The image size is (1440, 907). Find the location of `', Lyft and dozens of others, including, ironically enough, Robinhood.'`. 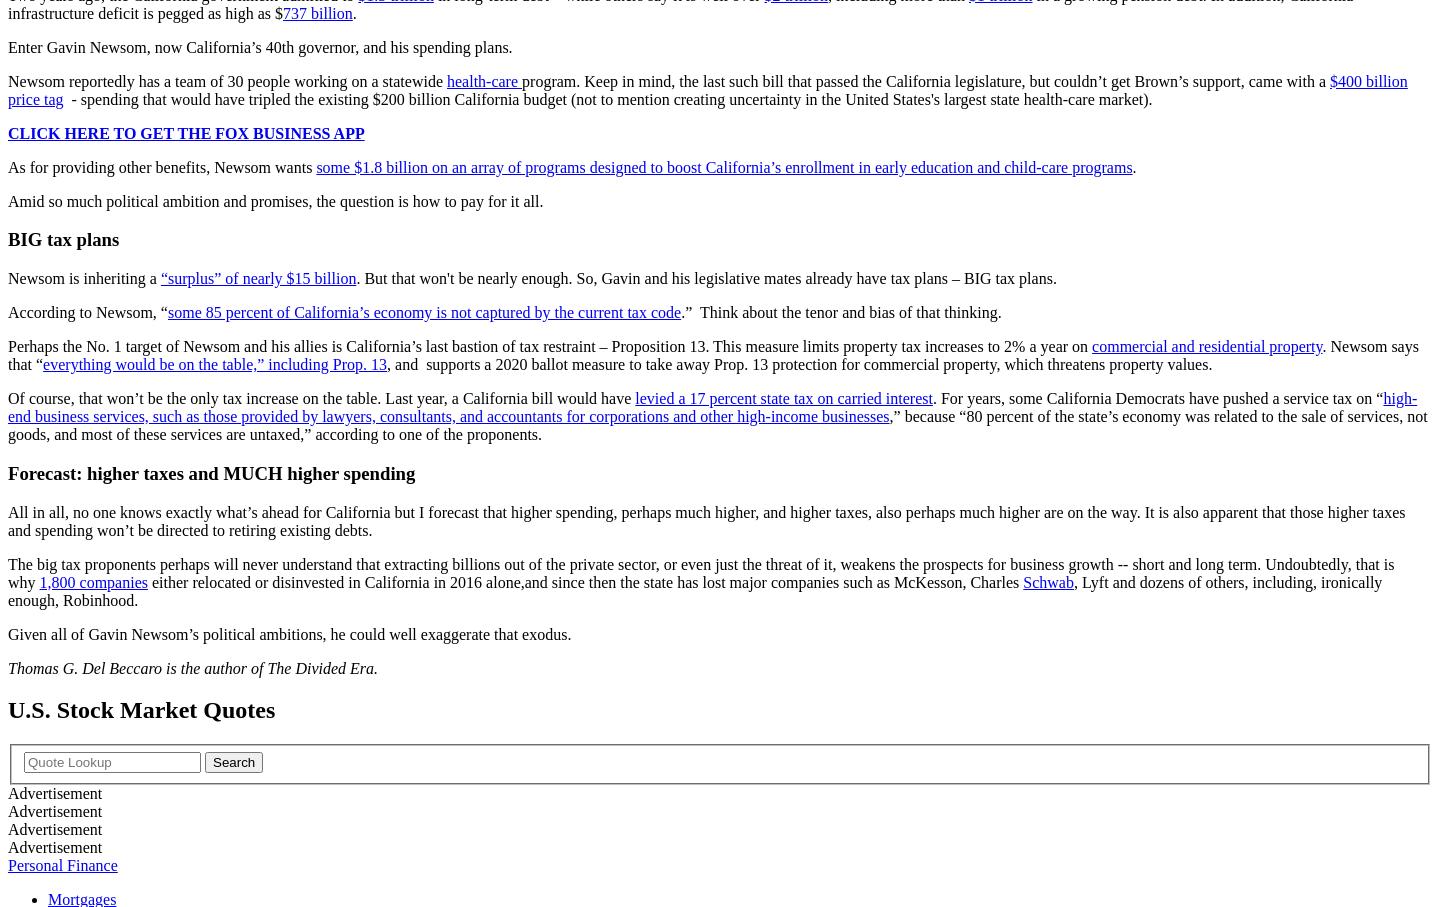

', Lyft and dozens of others, including, ironically enough, Robinhood.' is located at coordinates (694, 589).